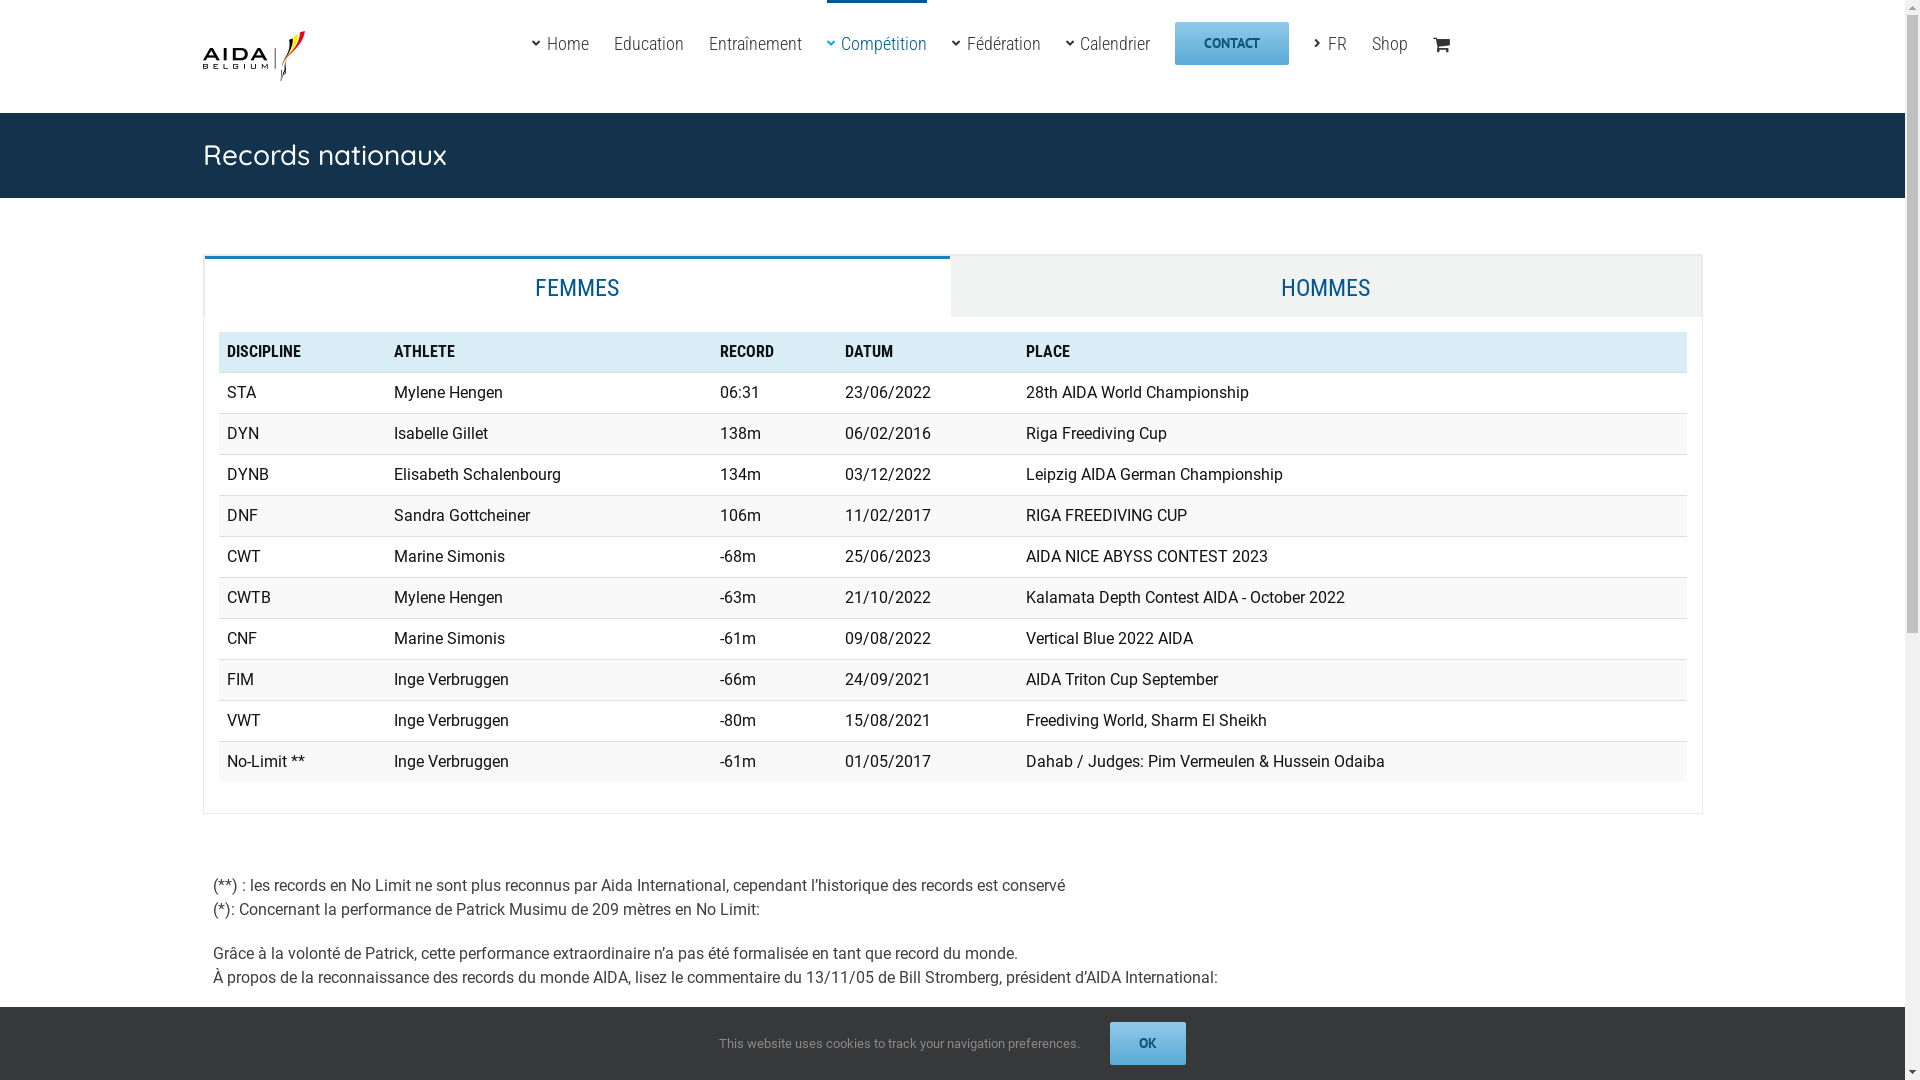 The width and height of the screenshot is (1920, 1080). What do you see at coordinates (1231, 42) in the screenshot?
I see `'CONTACT'` at bounding box center [1231, 42].